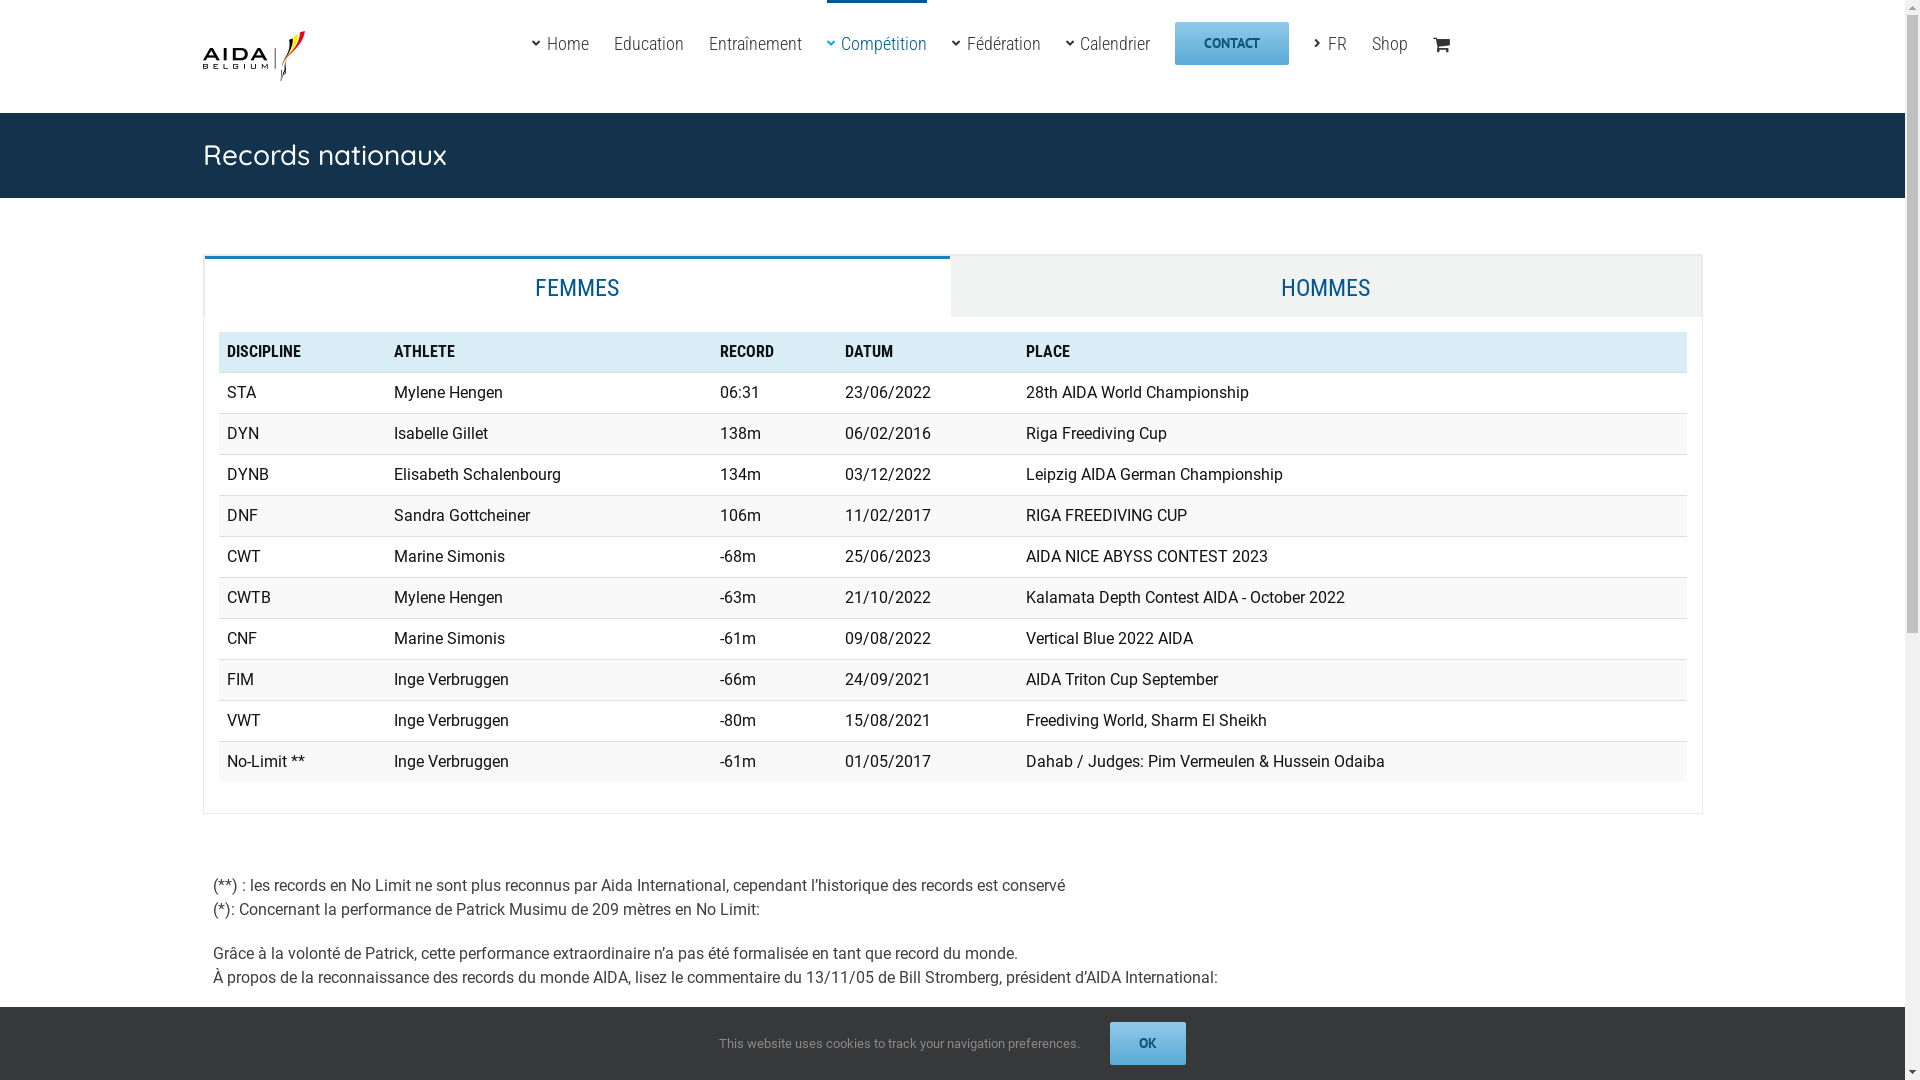 The width and height of the screenshot is (1920, 1080). What do you see at coordinates (1231, 42) in the screenshot?
I see `'CONTACT'` at bounding box center [1231, 42].